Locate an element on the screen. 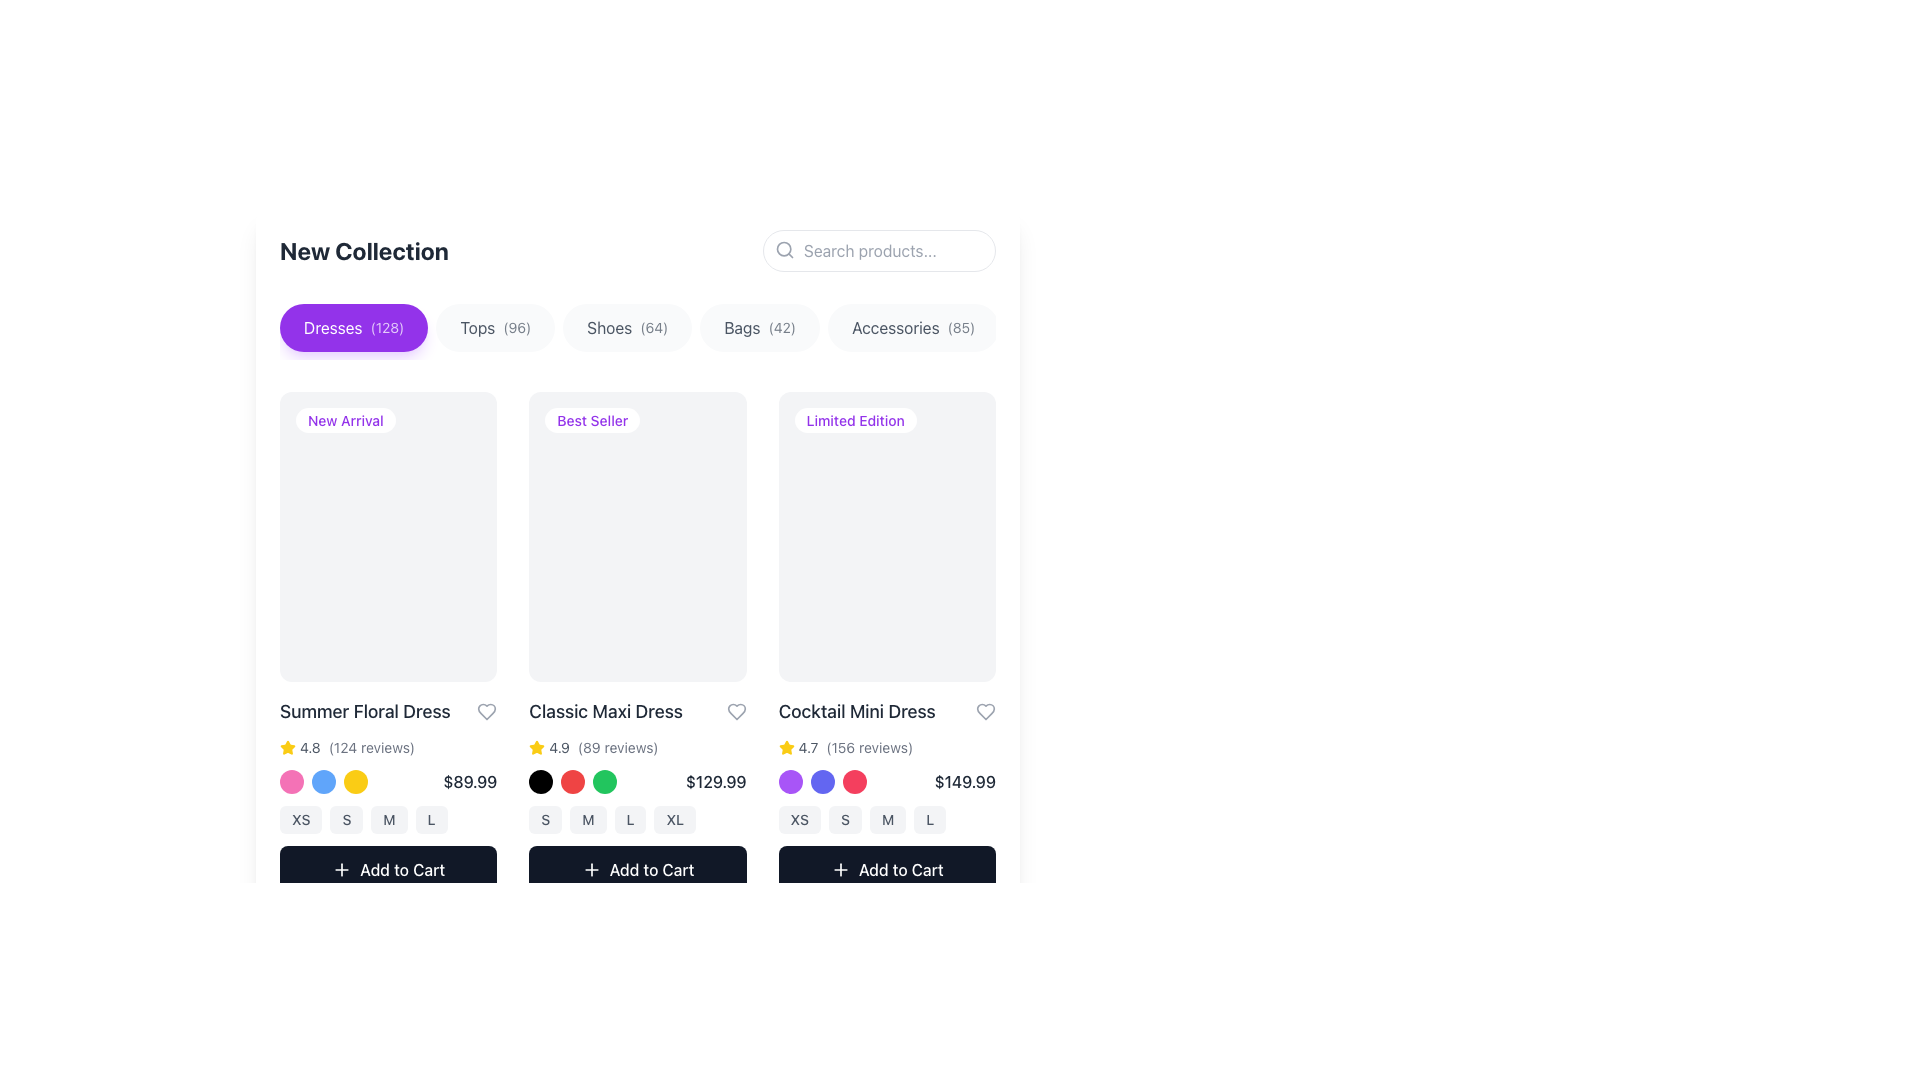 This screenshot has height=1080, width=1920. the 'Classic Maxi Dress' text and heart icon in the second product card under the 'Dresses' section is located at coordinates (637, 710).